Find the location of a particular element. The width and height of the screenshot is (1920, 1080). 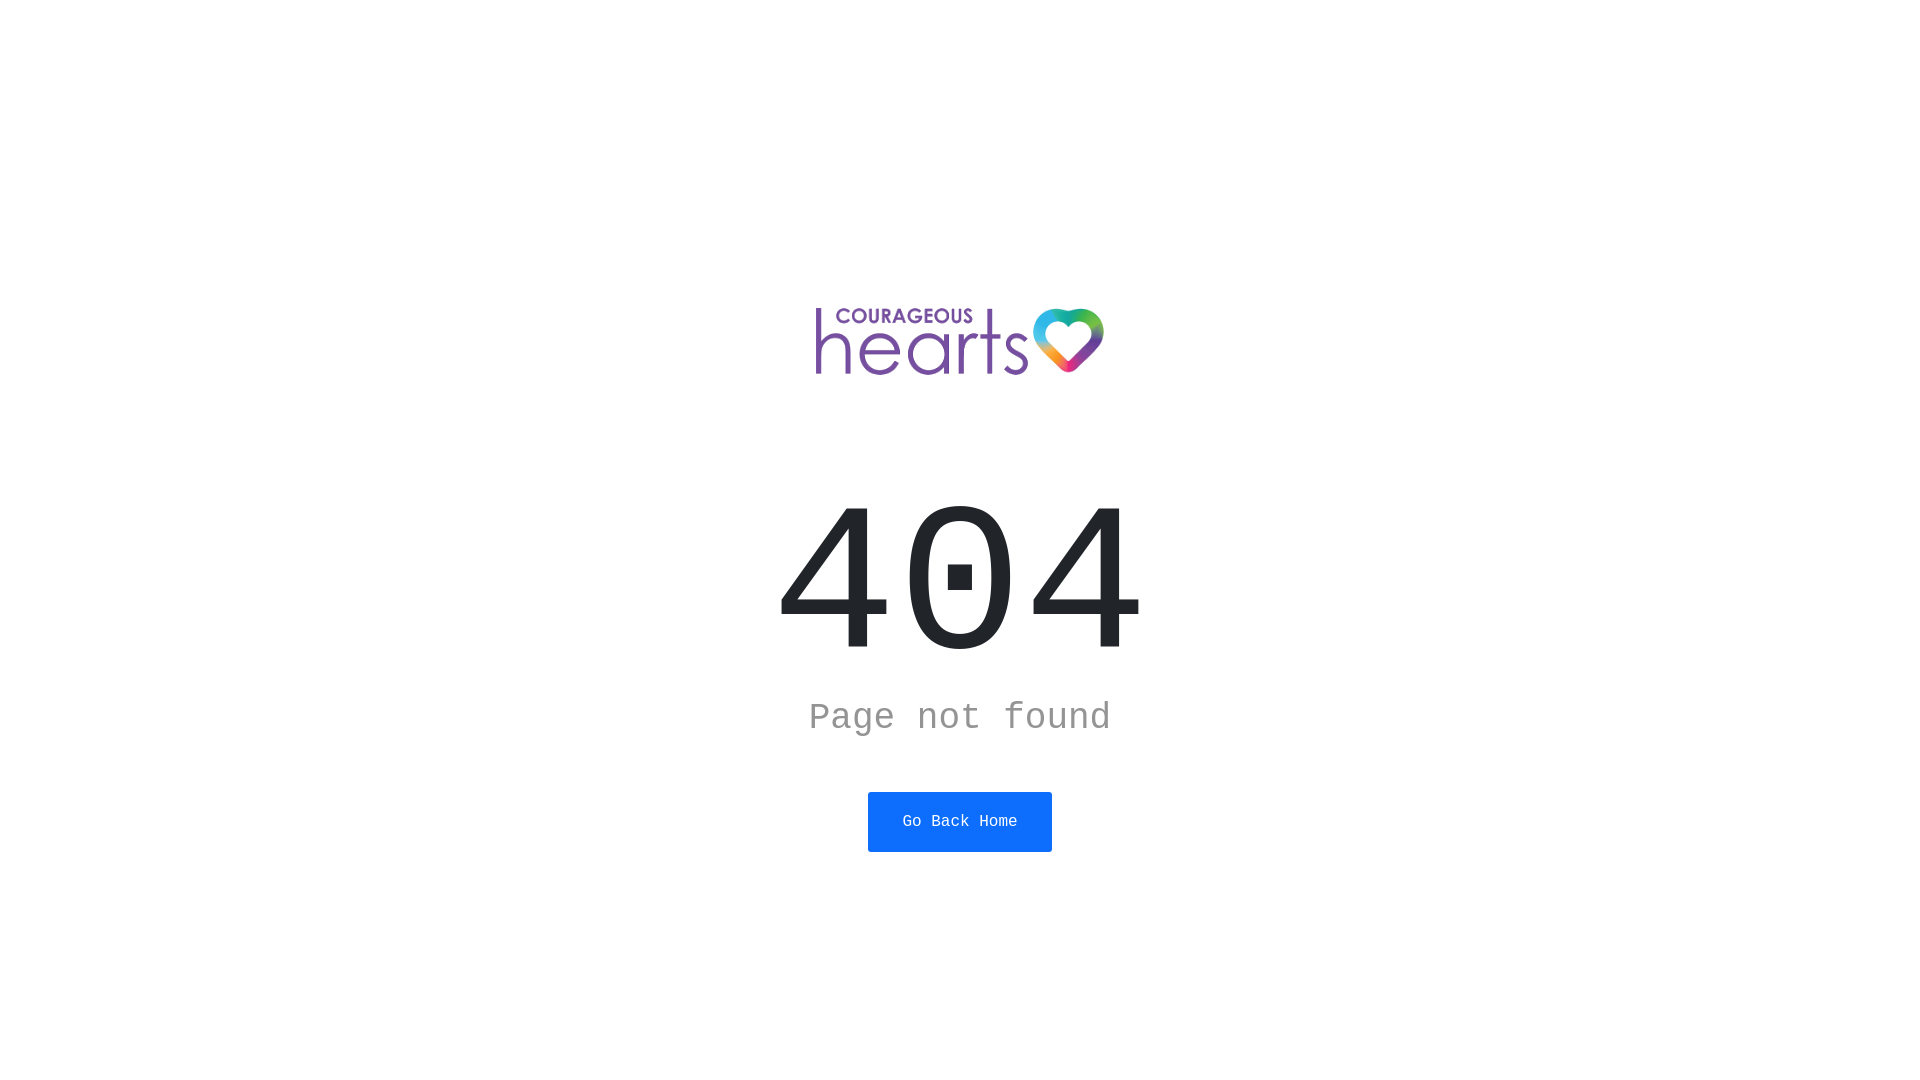

'Go Back Home' is located at coordinates (868, 821).